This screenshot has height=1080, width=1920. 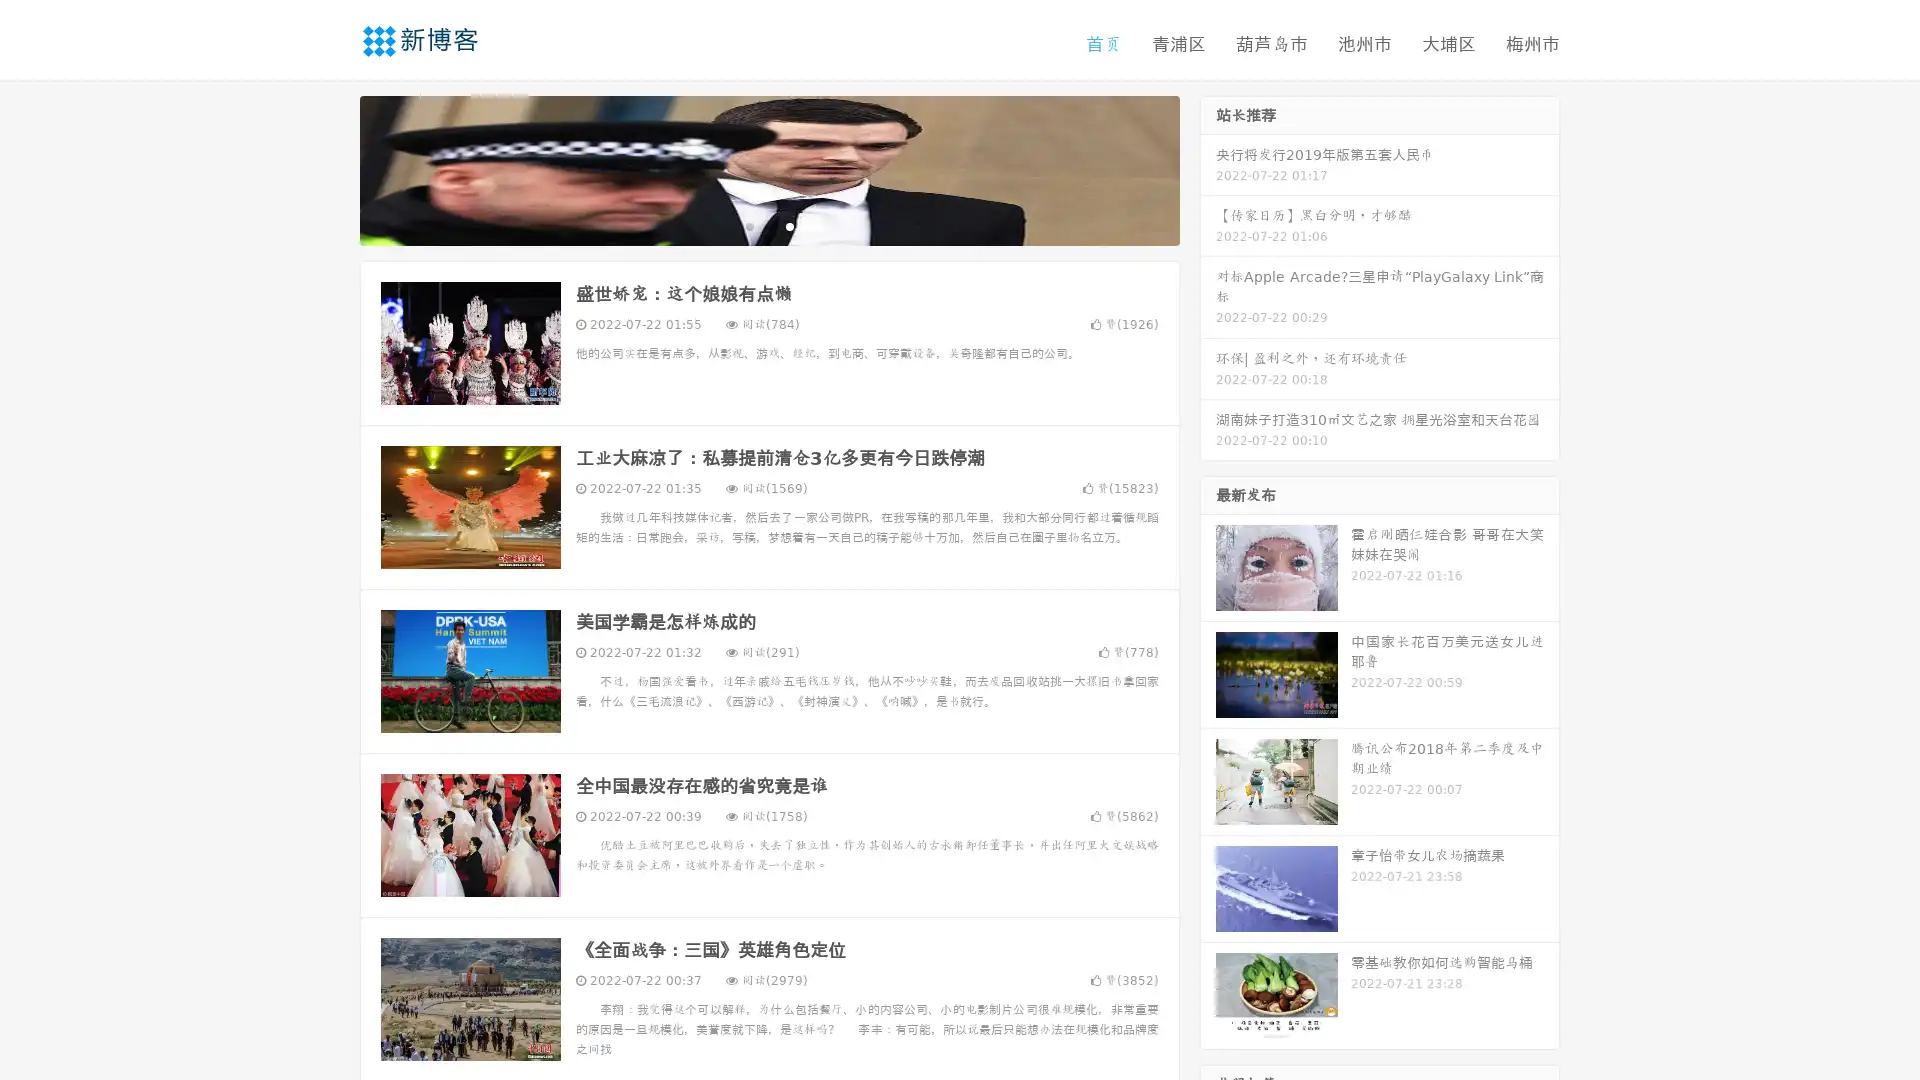 I want to click on Go to slide 2, so click(x=768, y=225).